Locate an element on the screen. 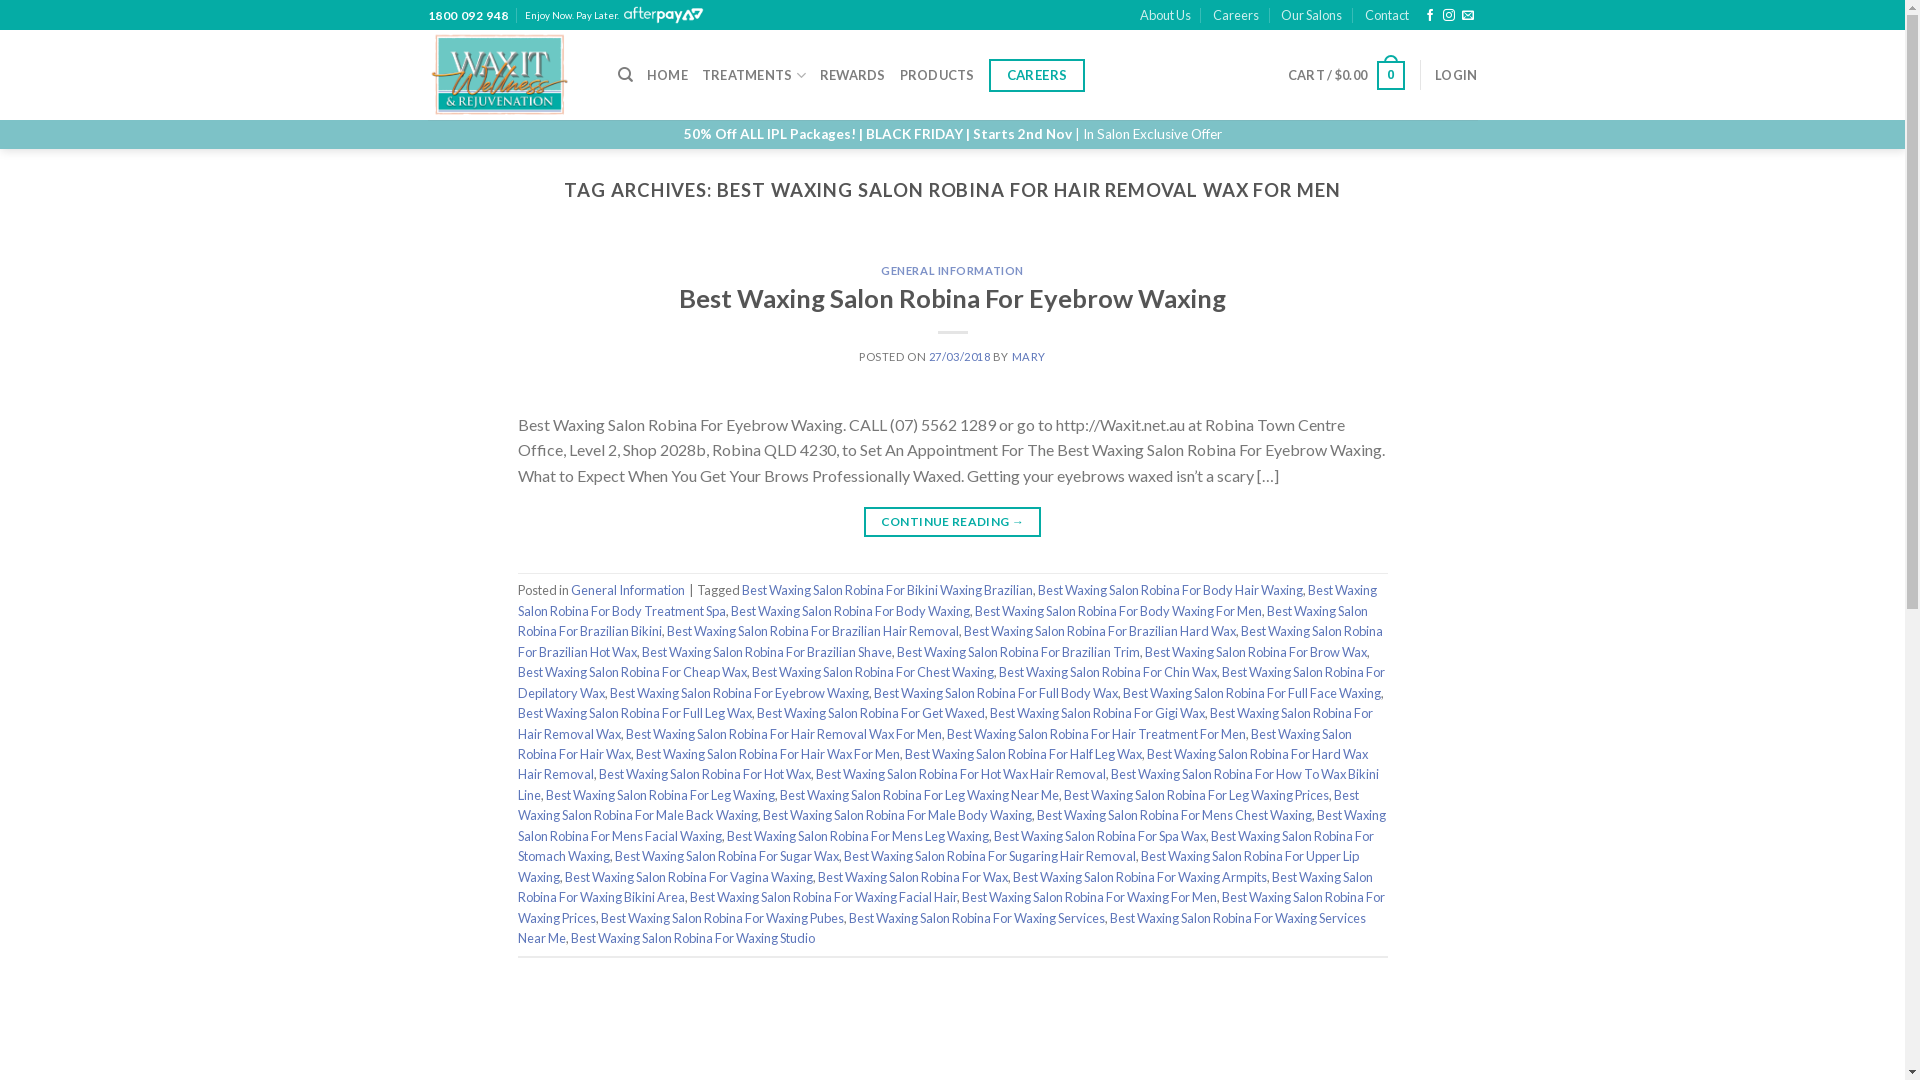  'About Us' is located at coordinates (1165, 15).